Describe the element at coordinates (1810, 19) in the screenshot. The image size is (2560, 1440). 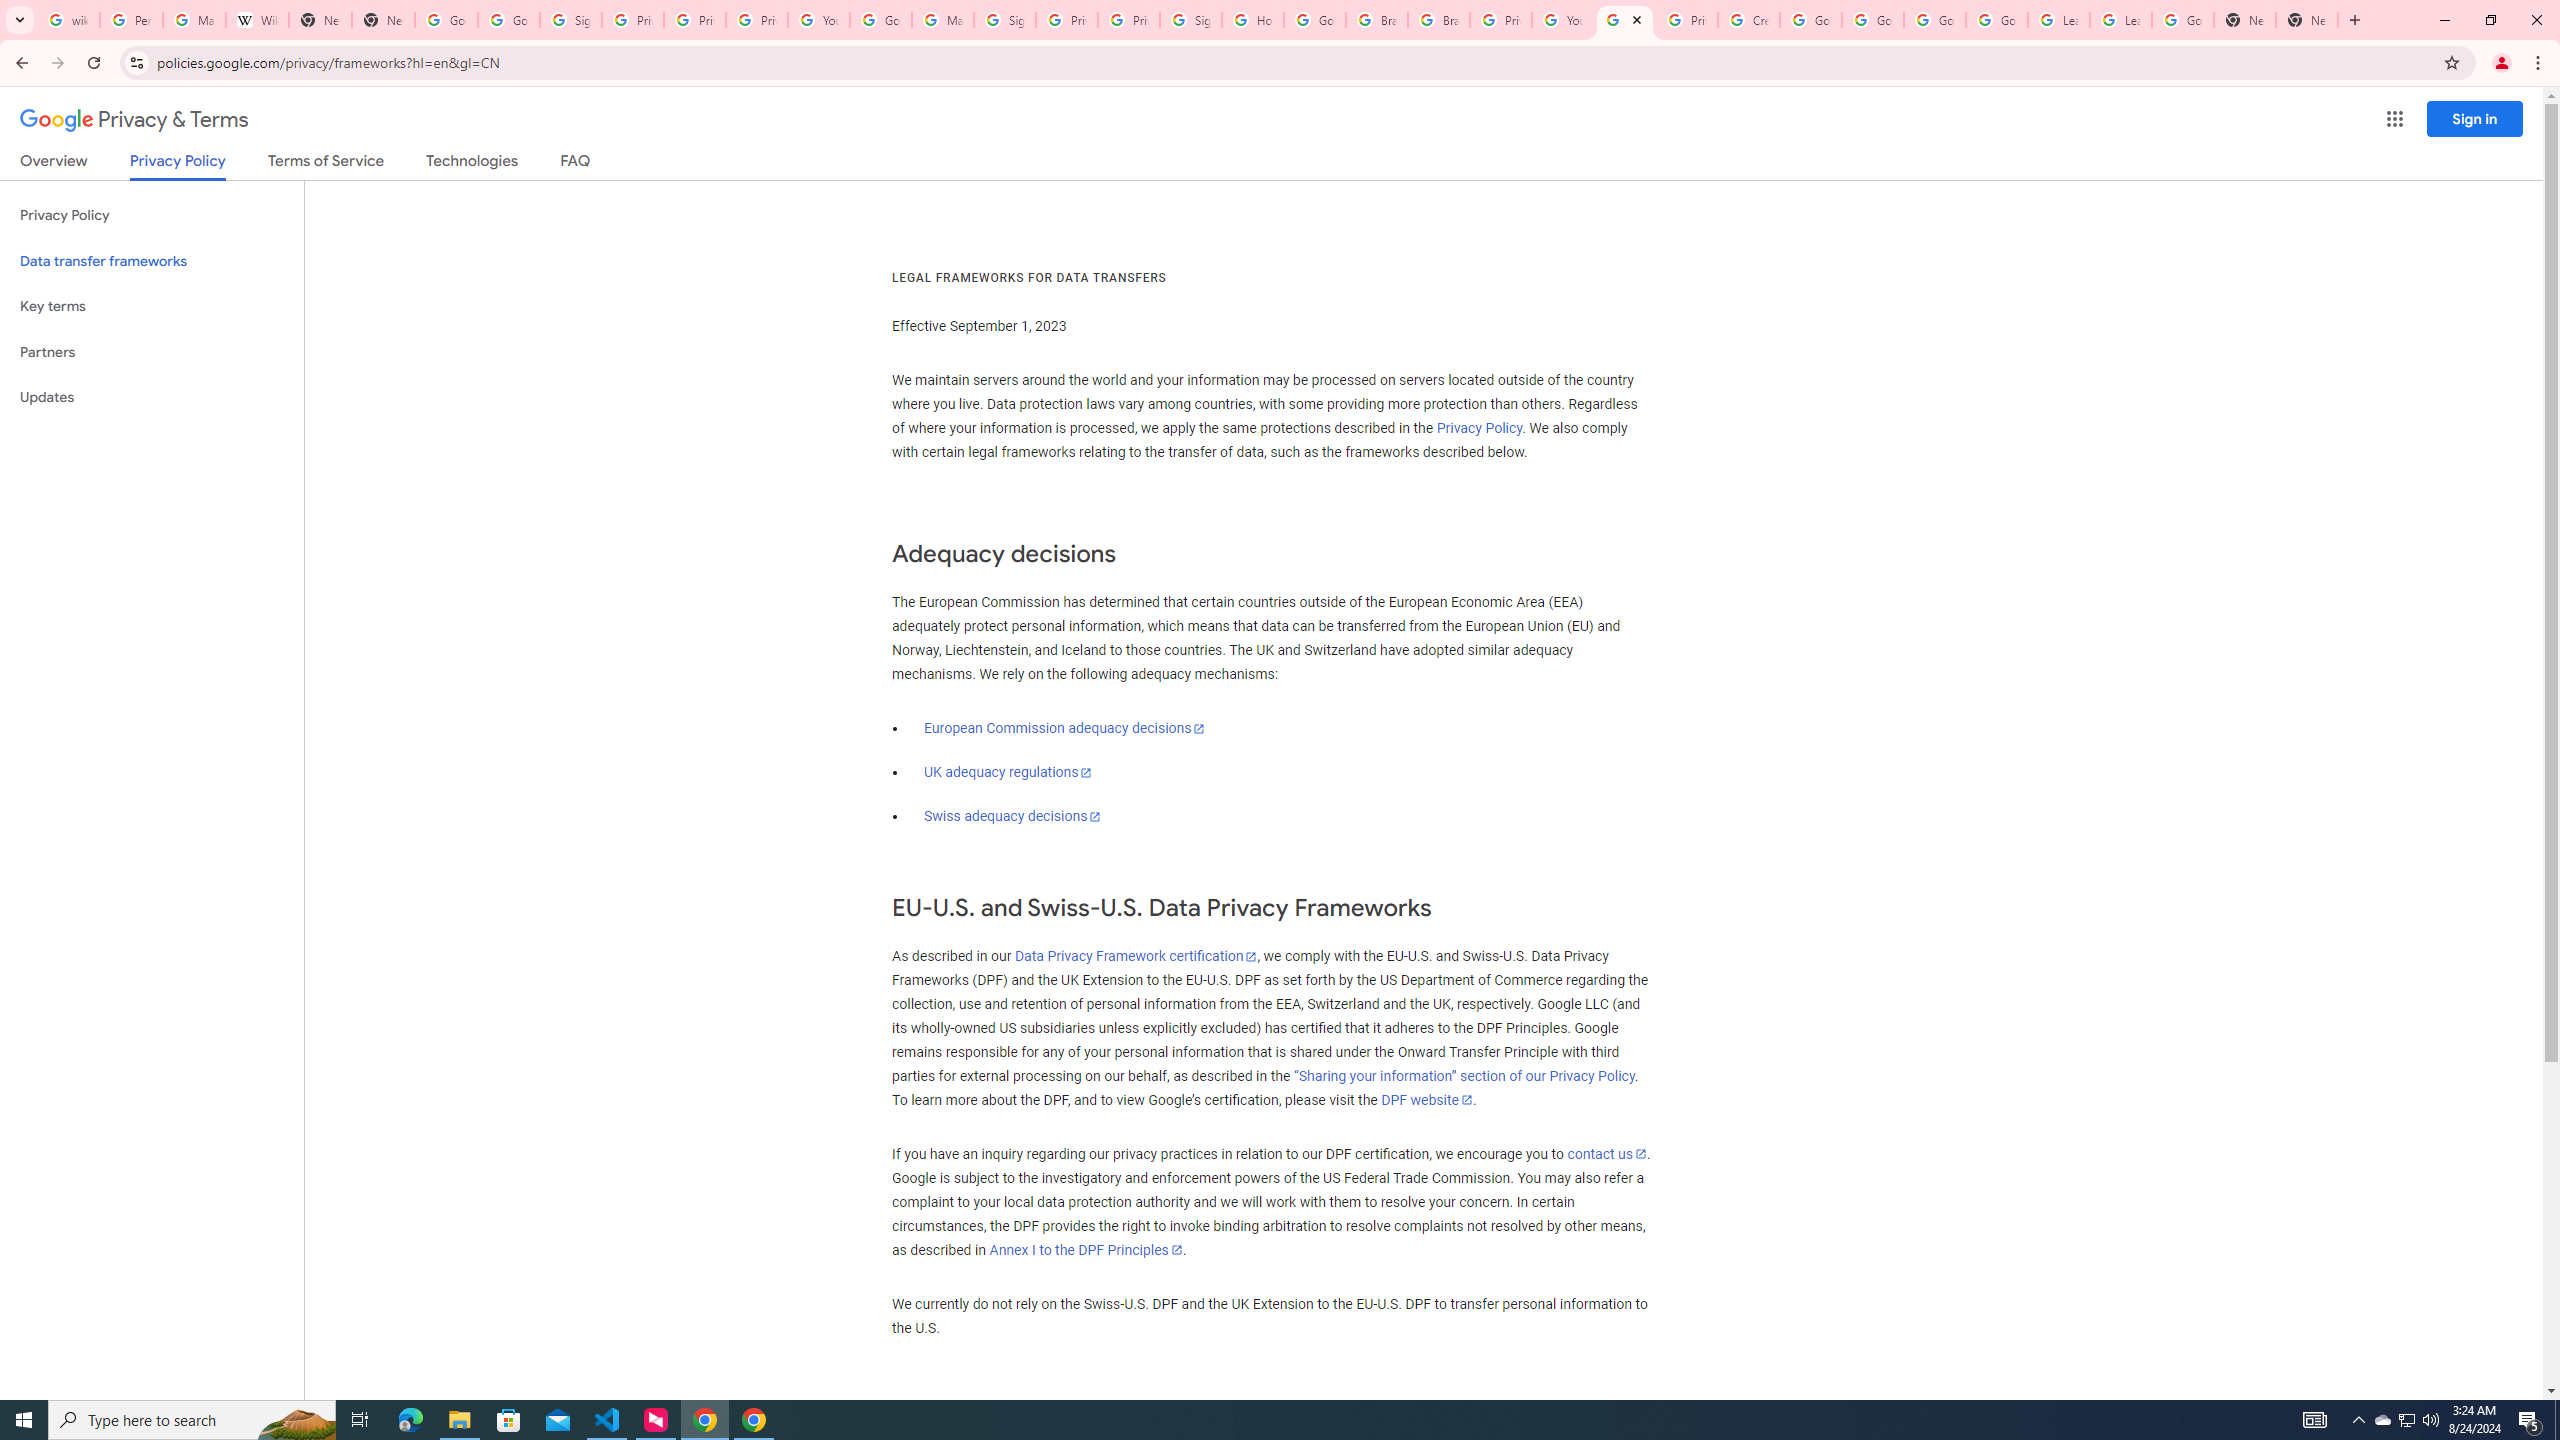
I see `'Google Account Help'` at that location.